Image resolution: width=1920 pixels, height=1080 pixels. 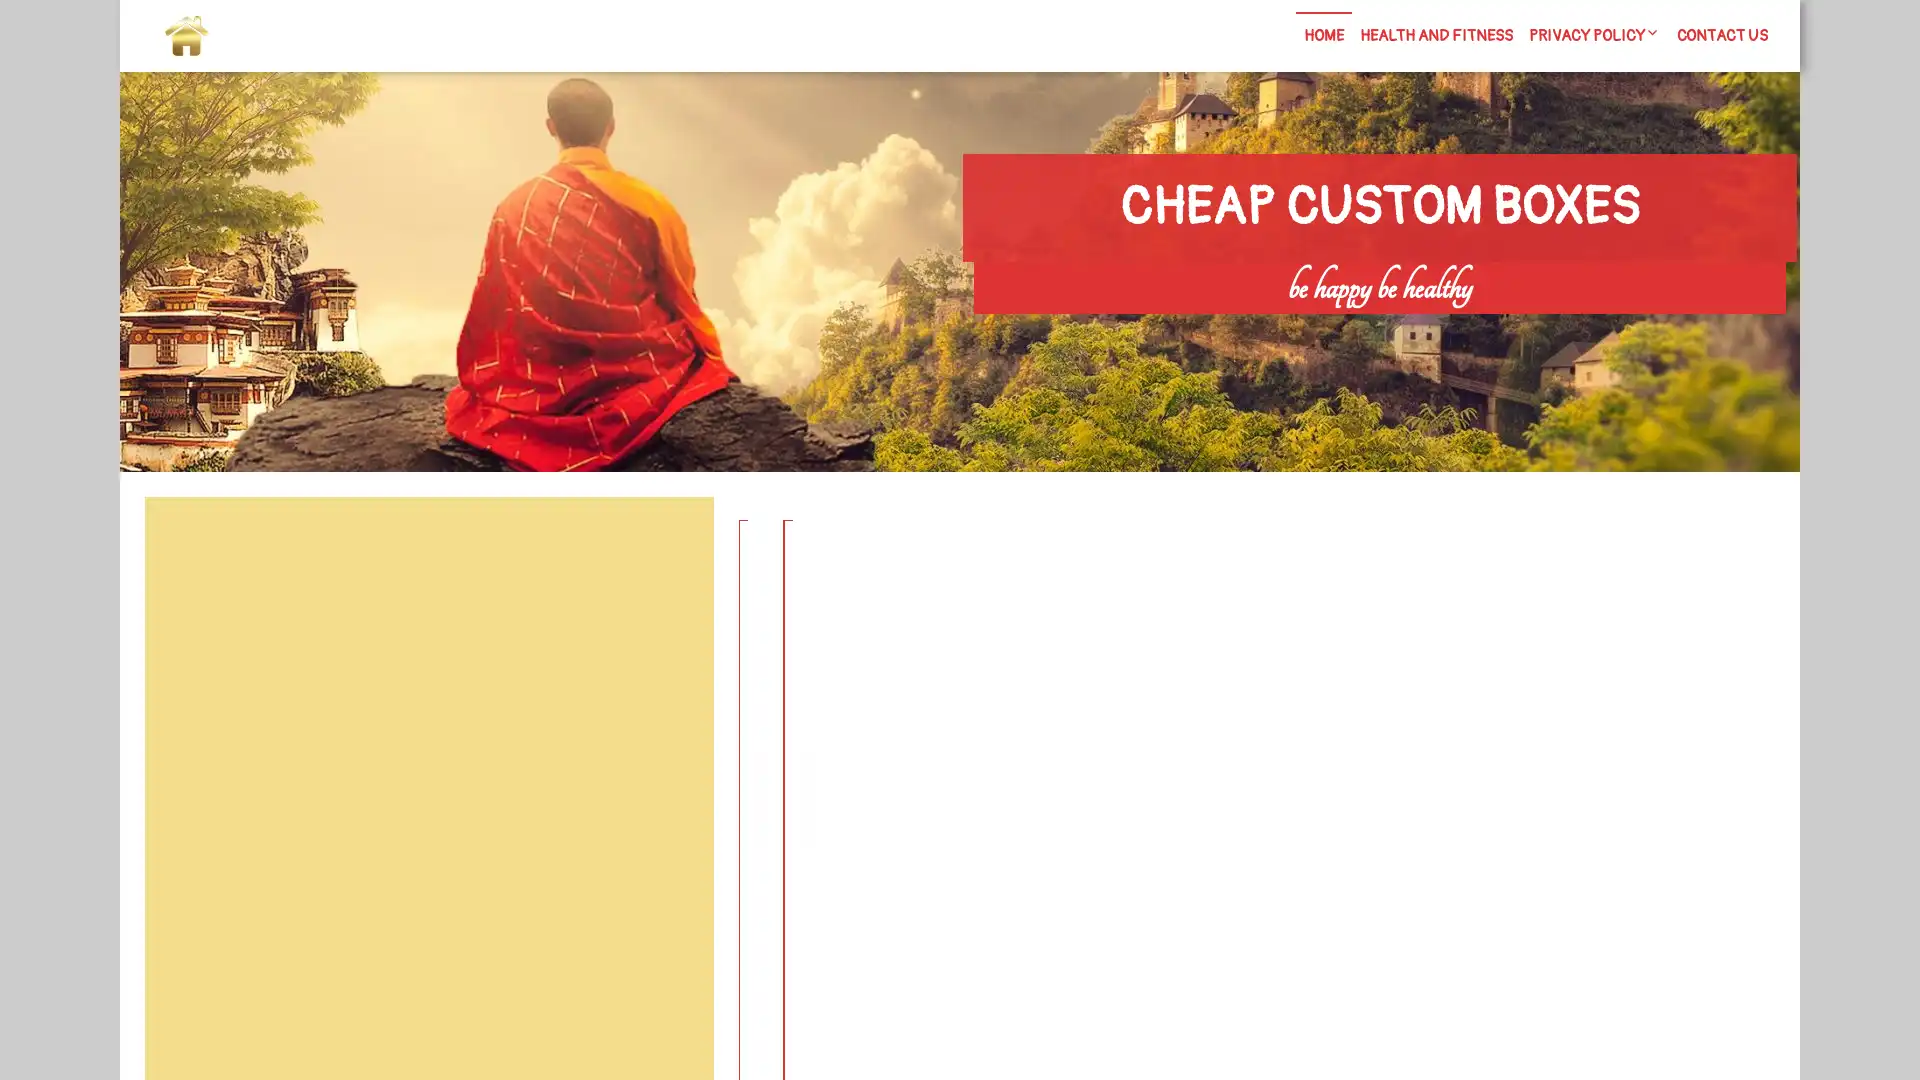 What do you see at coordinates (1557, 327) in the screenshot?
I see `Search` at bounding box center [1557, 327].